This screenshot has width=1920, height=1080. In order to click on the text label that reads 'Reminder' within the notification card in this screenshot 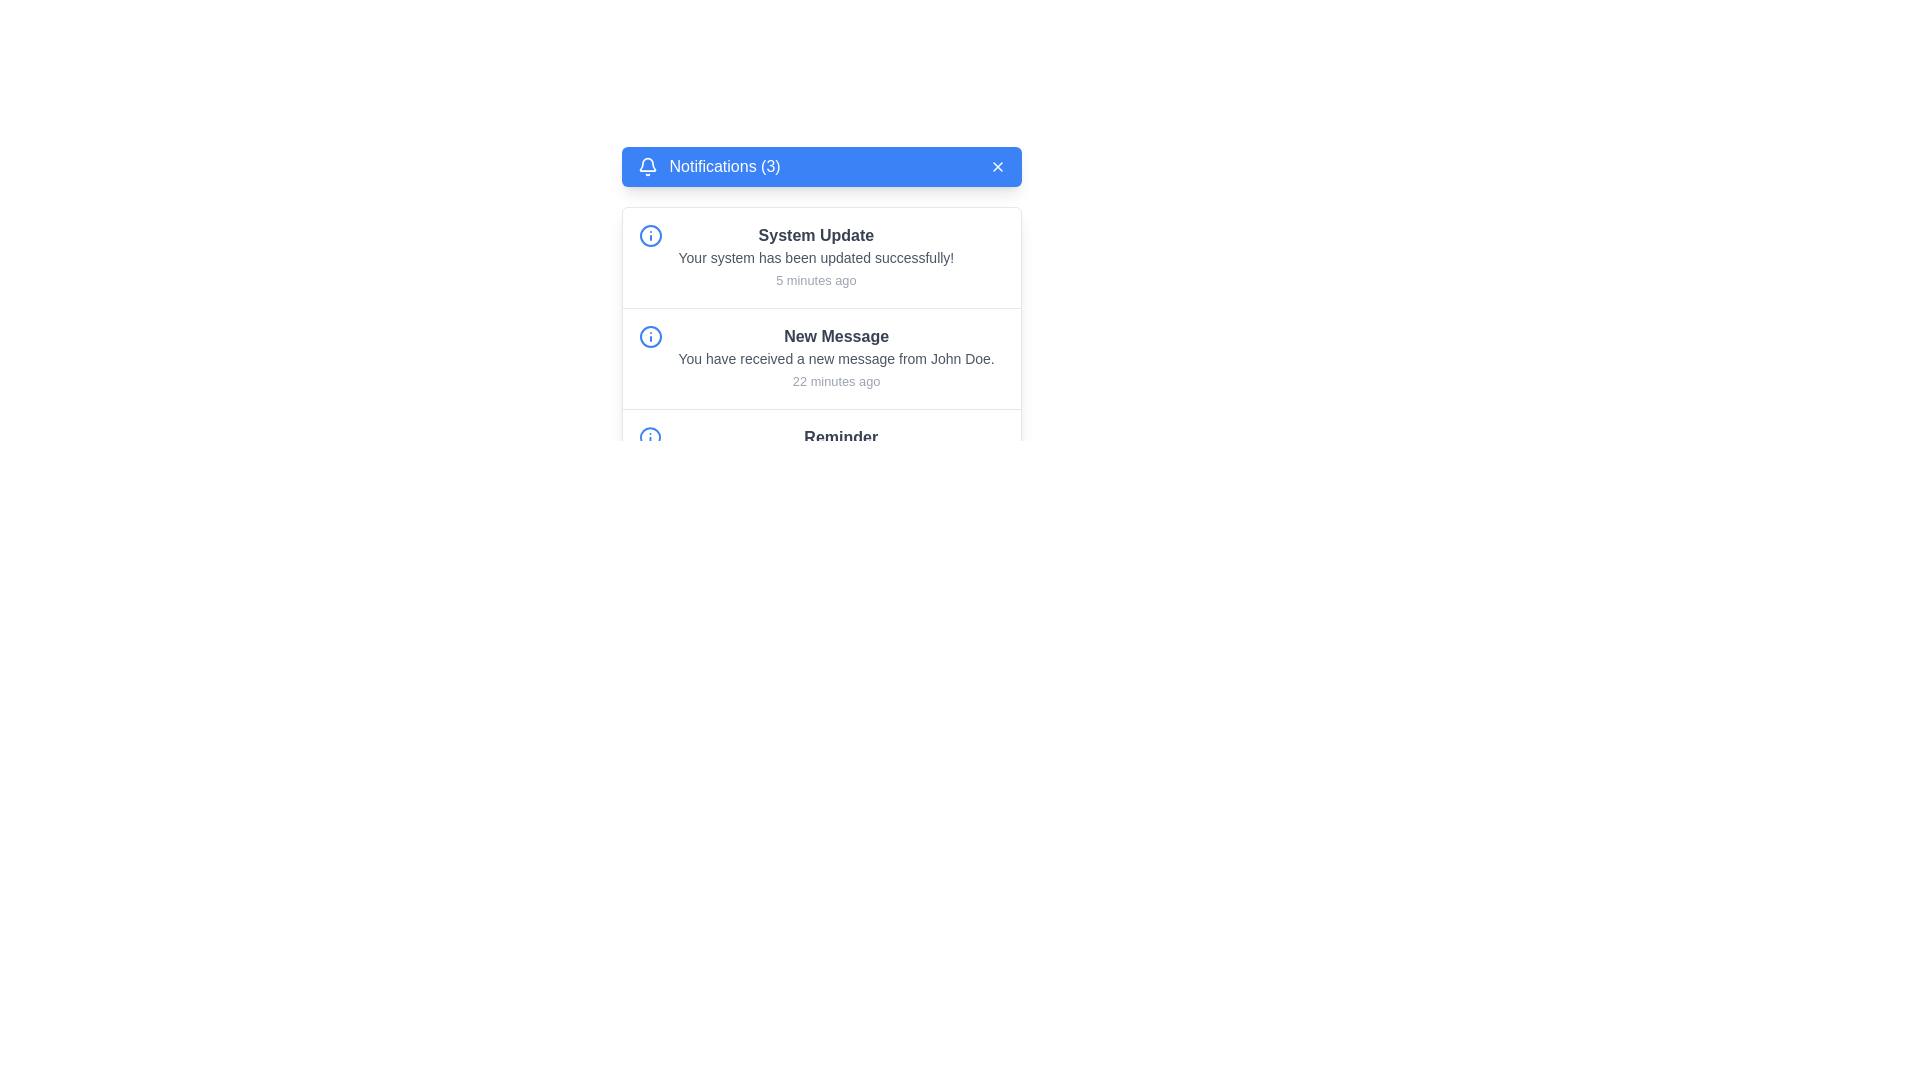, I will do `click(841, 437)`.